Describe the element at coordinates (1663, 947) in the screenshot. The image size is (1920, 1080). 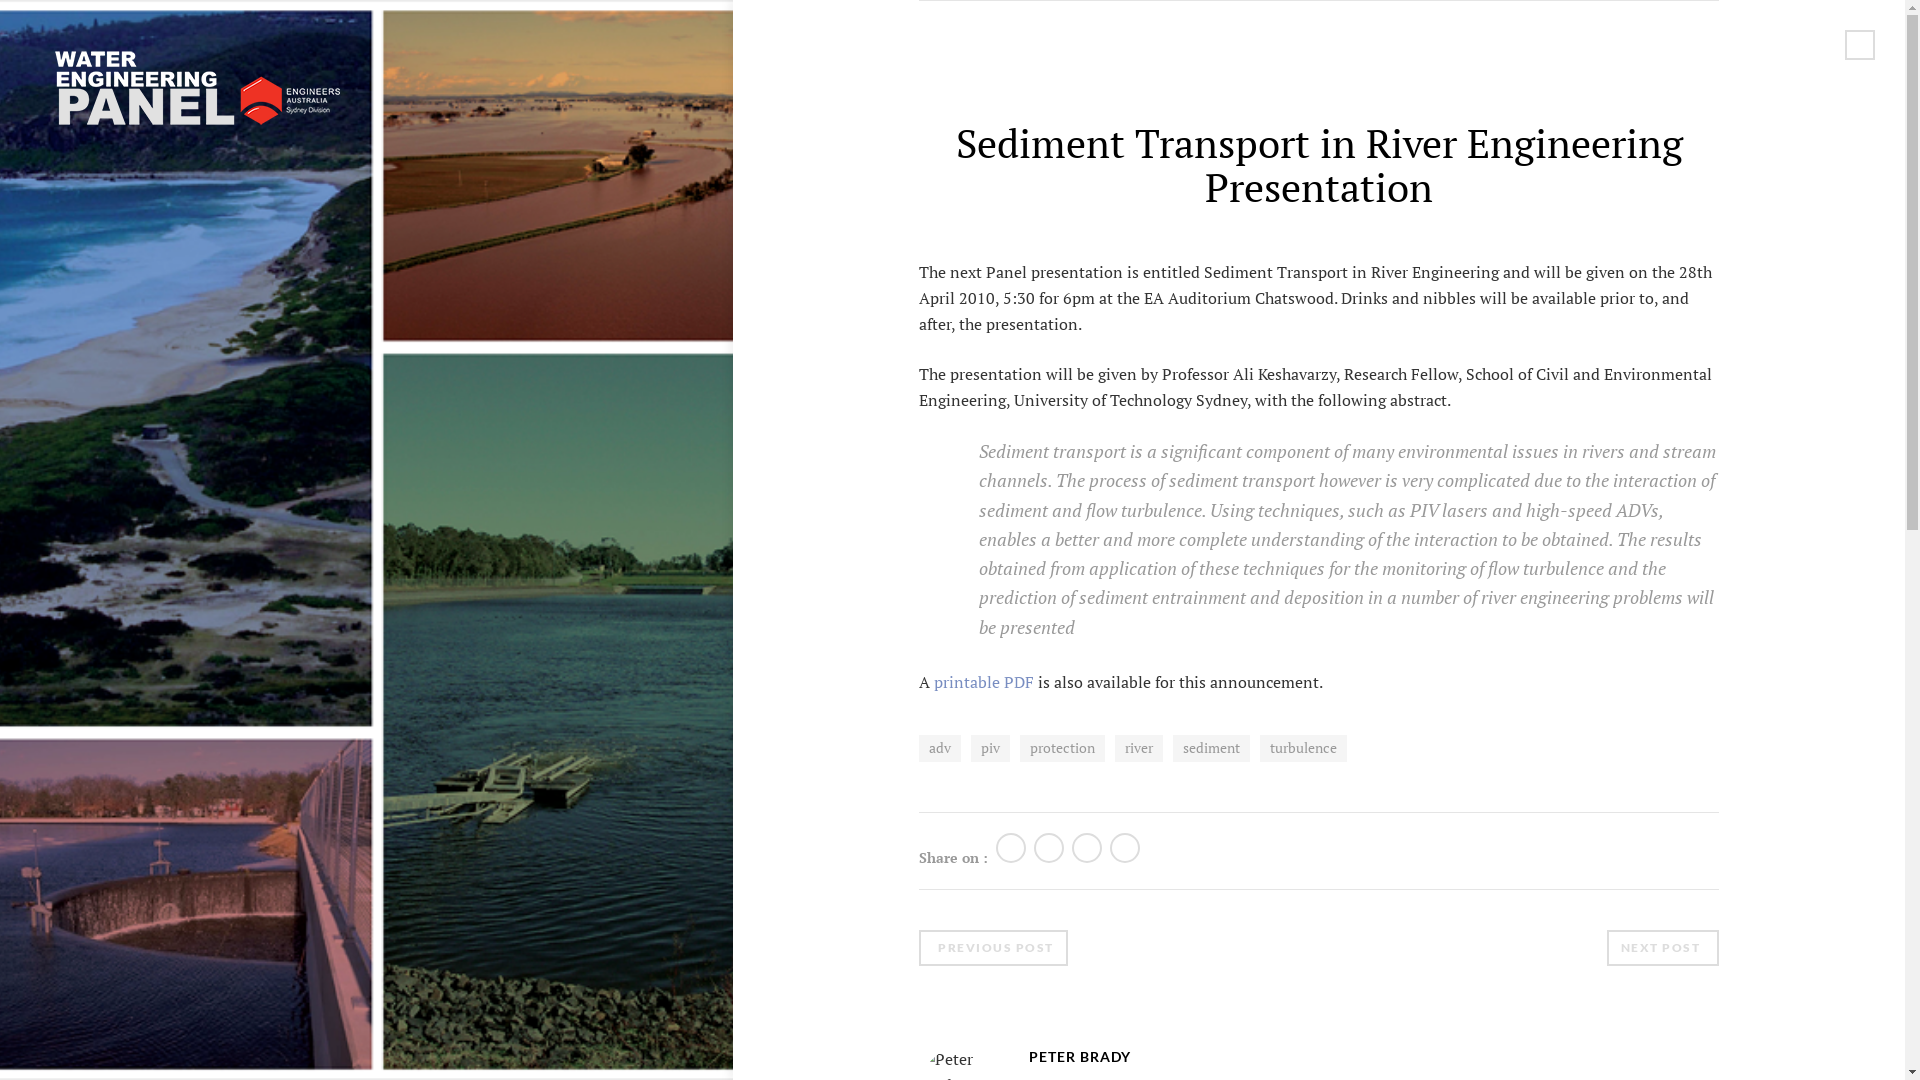
I see `'NEXT POST'` at that location.